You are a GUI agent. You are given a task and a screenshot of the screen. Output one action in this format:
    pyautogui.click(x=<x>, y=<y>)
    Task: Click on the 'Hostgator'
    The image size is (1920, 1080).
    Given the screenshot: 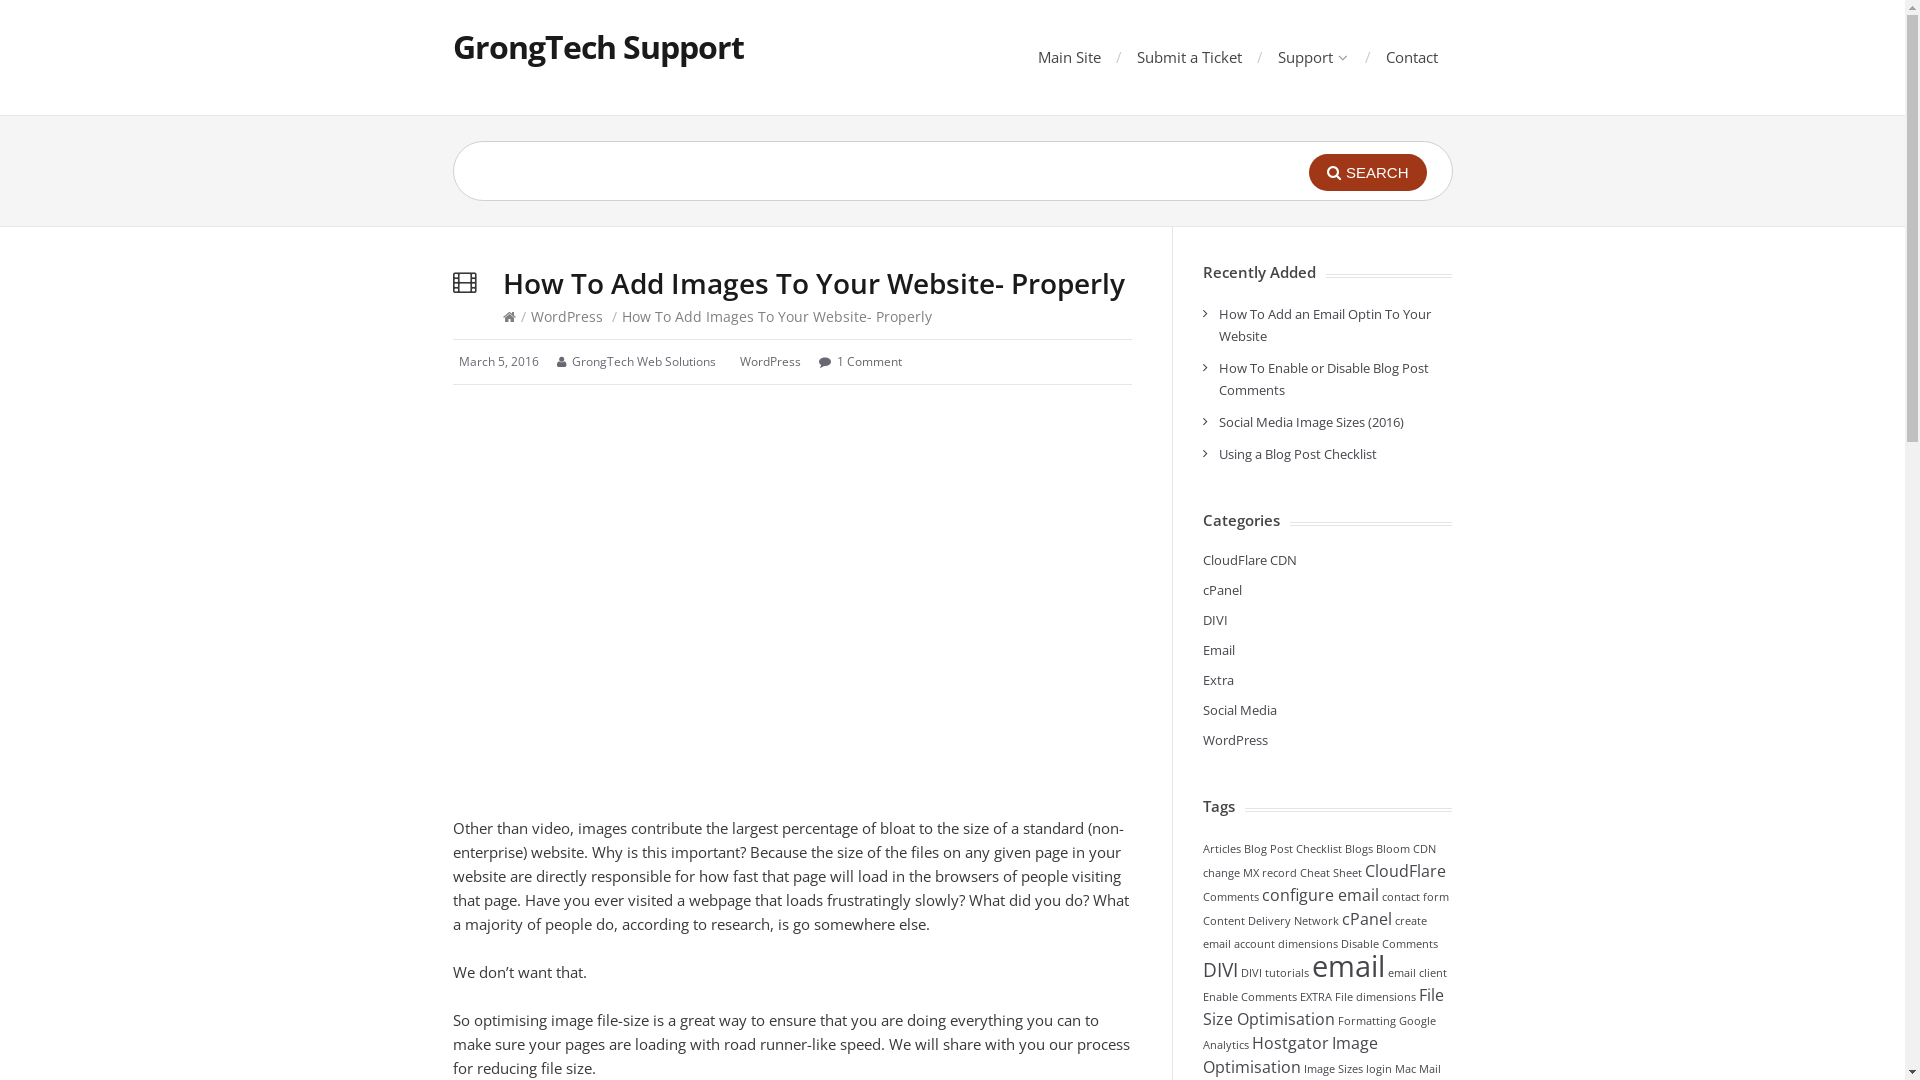 What is the action you would take?
    pyautogui.click(x=1290, y=1041)
    